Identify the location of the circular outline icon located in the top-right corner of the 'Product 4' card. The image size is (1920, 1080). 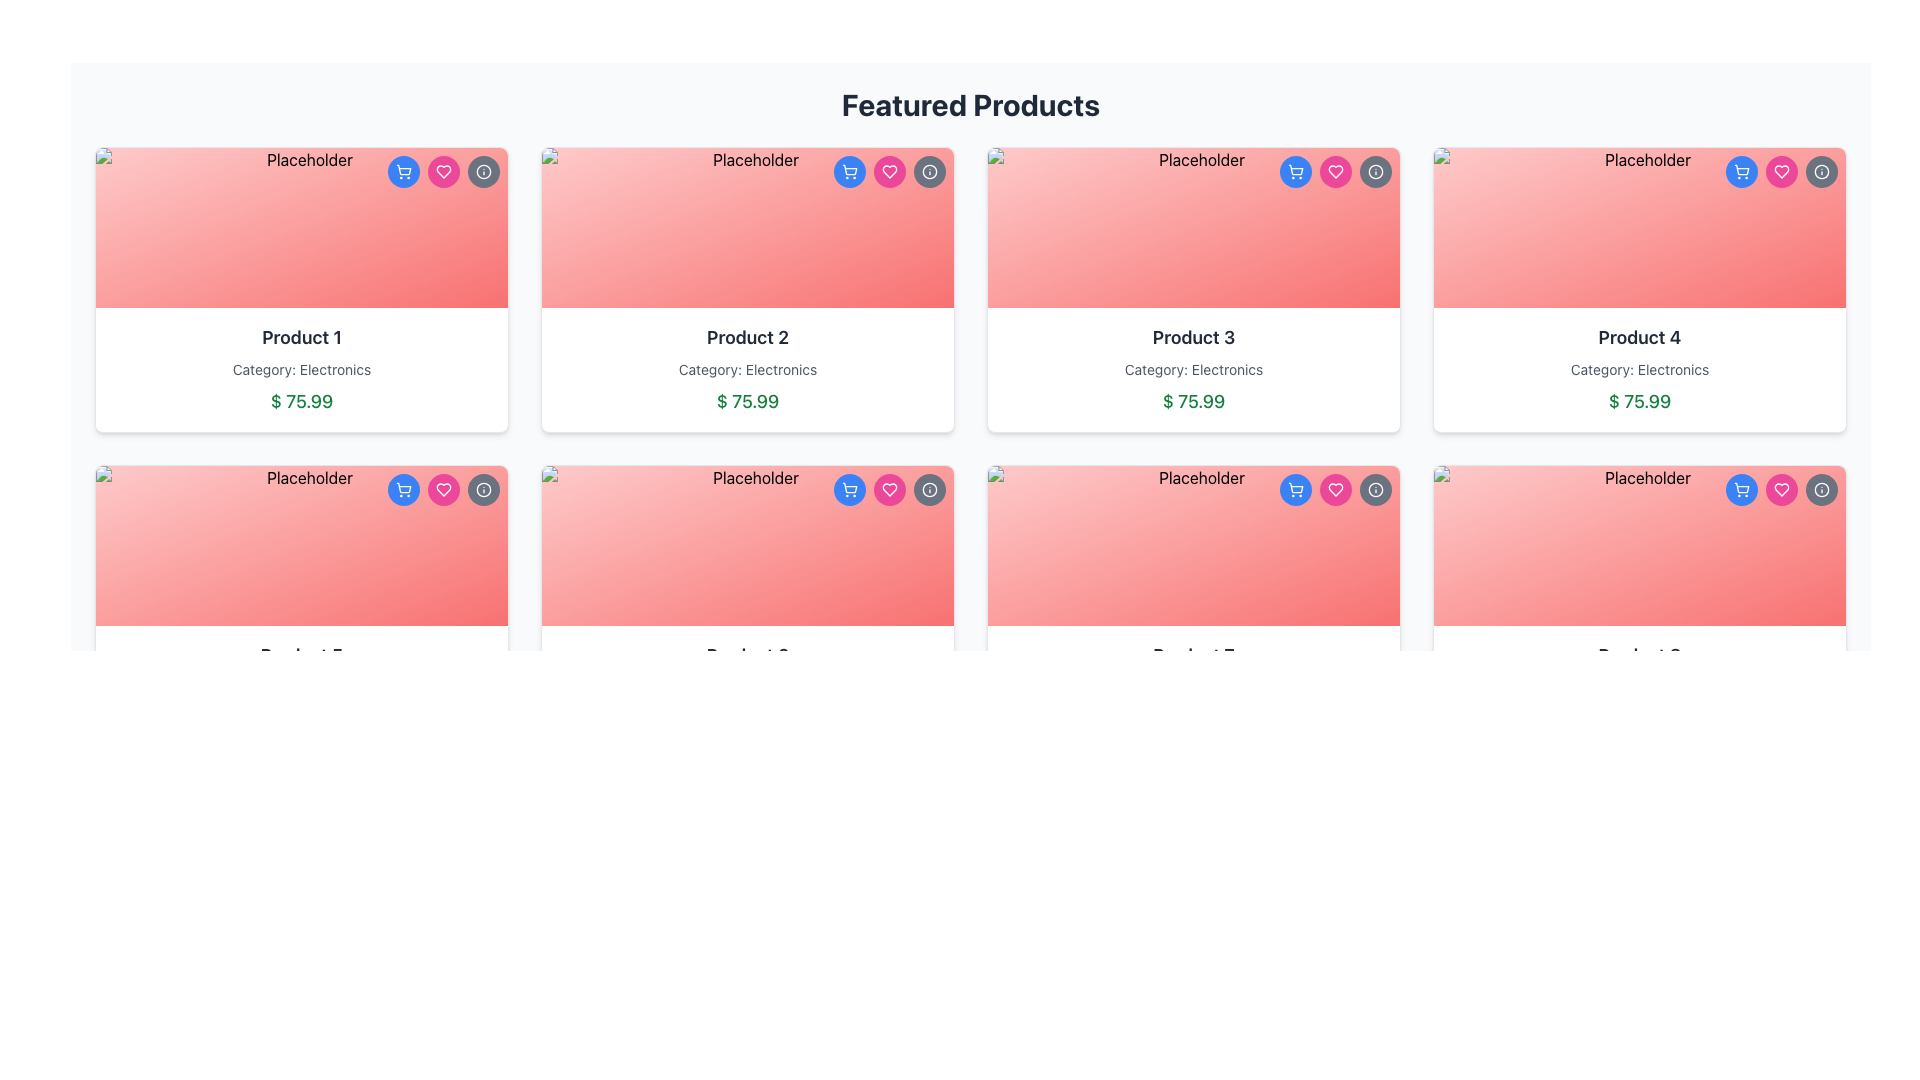
(1375, 489).